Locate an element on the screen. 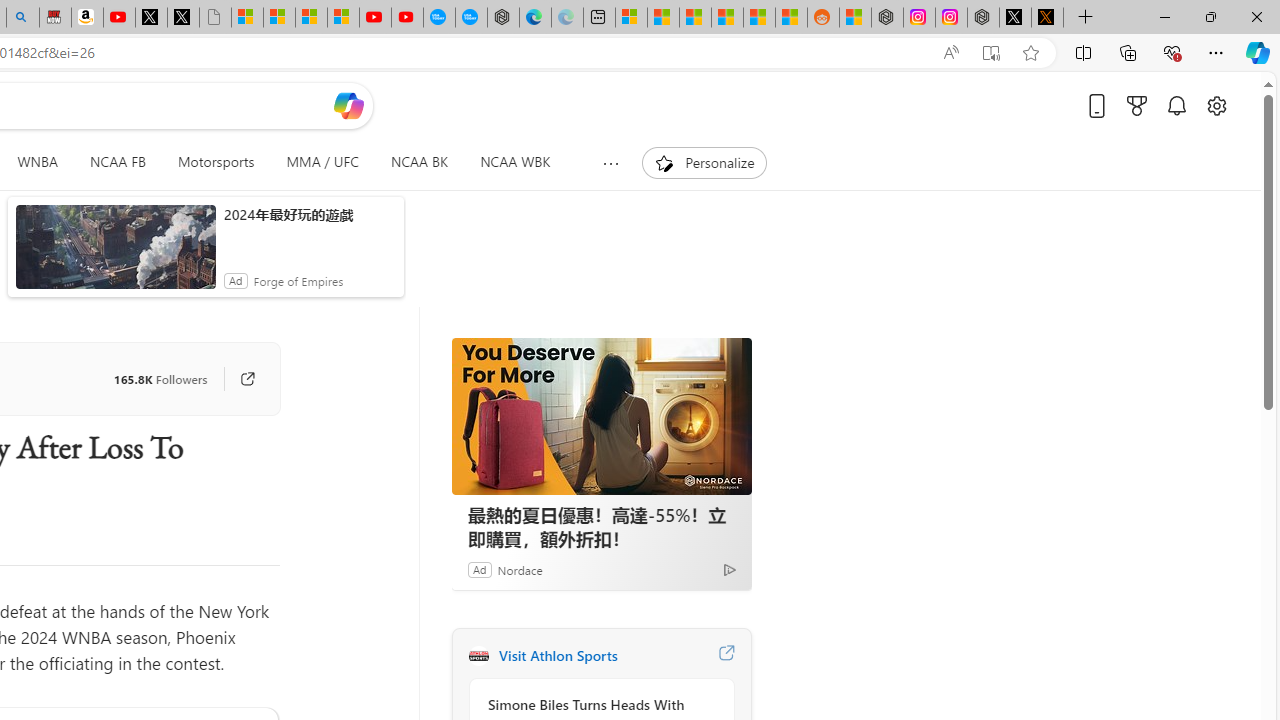 This screenshot has height=720, width=1280. 'Motorsports' is located at coordinates (216, 162).